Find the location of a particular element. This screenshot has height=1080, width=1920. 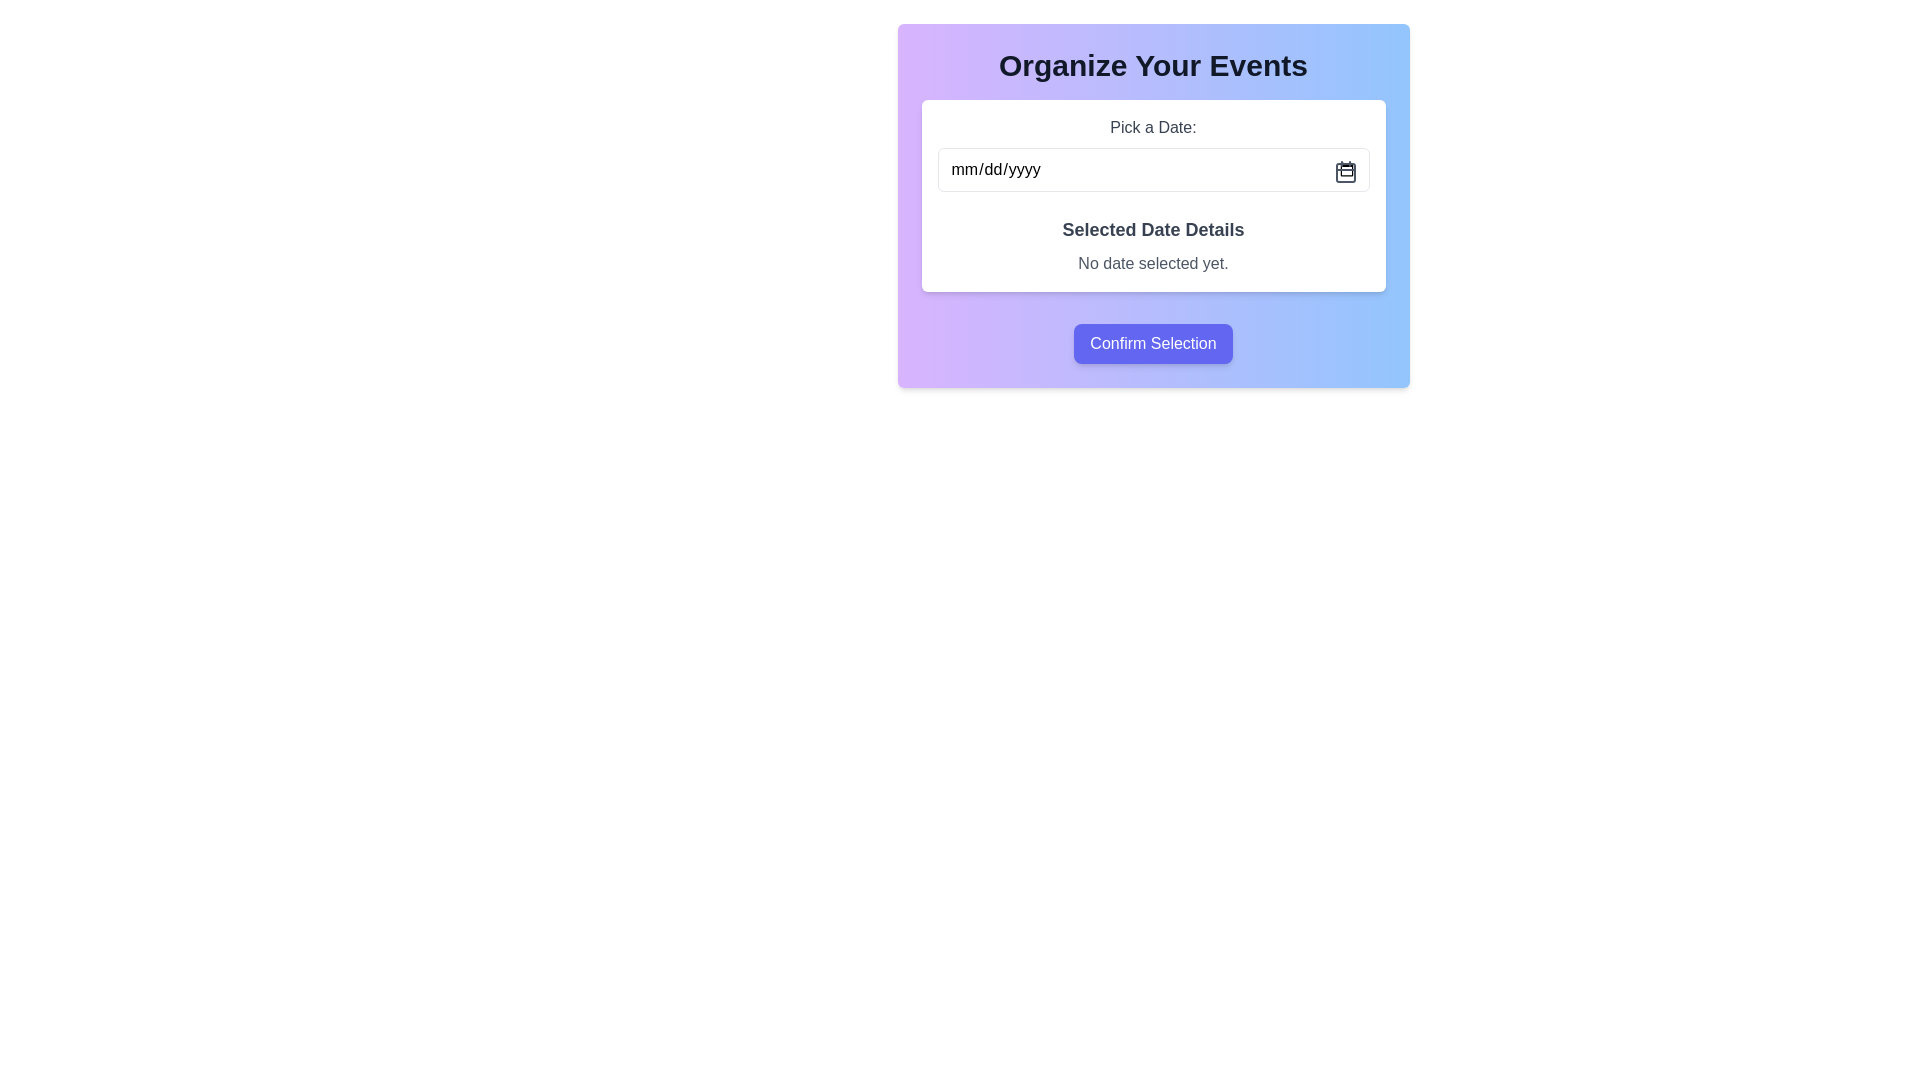

the text label indicating the section for selected date details, which is centrally located above the text 'No date selected yet.' is located at coordinates (1153, 229).